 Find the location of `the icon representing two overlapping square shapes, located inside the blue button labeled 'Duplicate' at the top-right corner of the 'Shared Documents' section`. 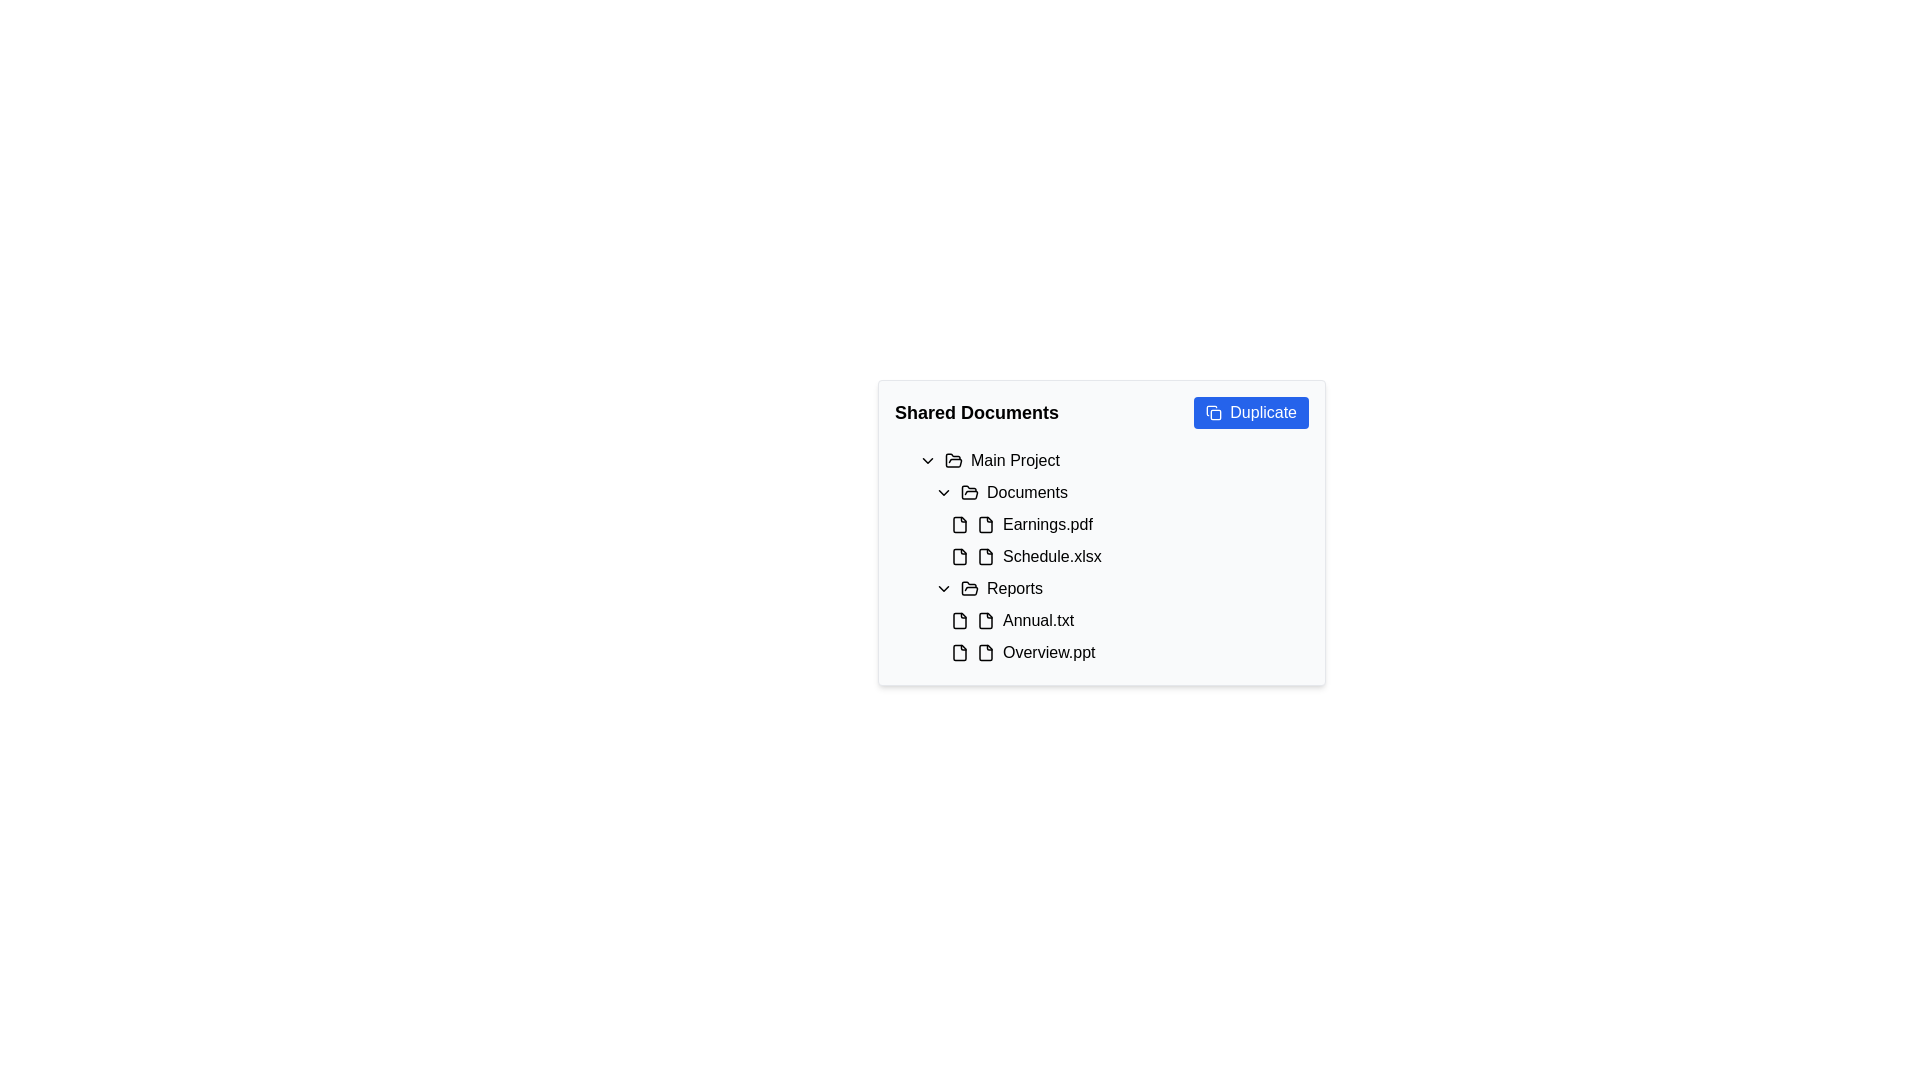

the icon representing two overlapping square shapes, located inside the blue button labeled 'Duplicate' at the top-right corner of the 'Shared Documents' section is located at coordinates (1213, 411).